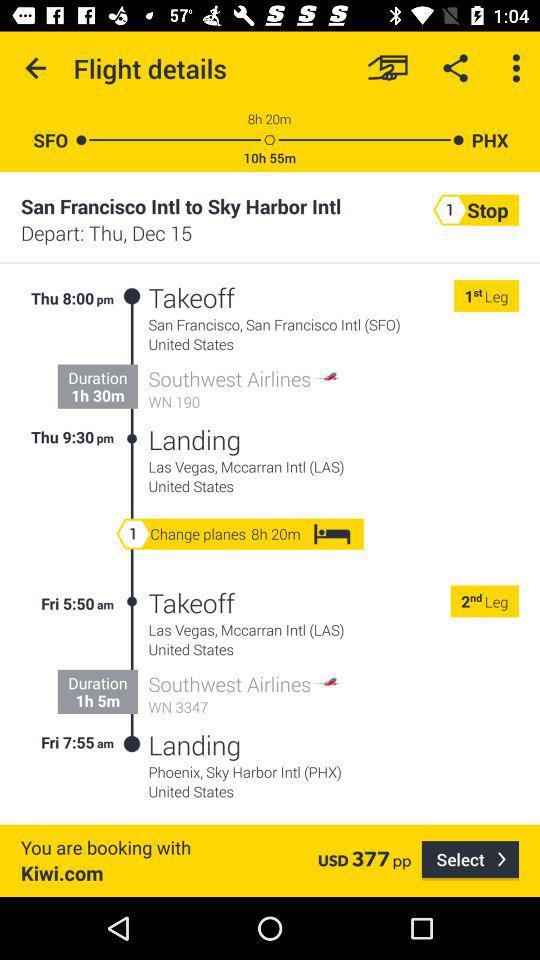 The height and width of the screenshot is (960, 540). I want to click on 1h 30m, so click(96, 394).